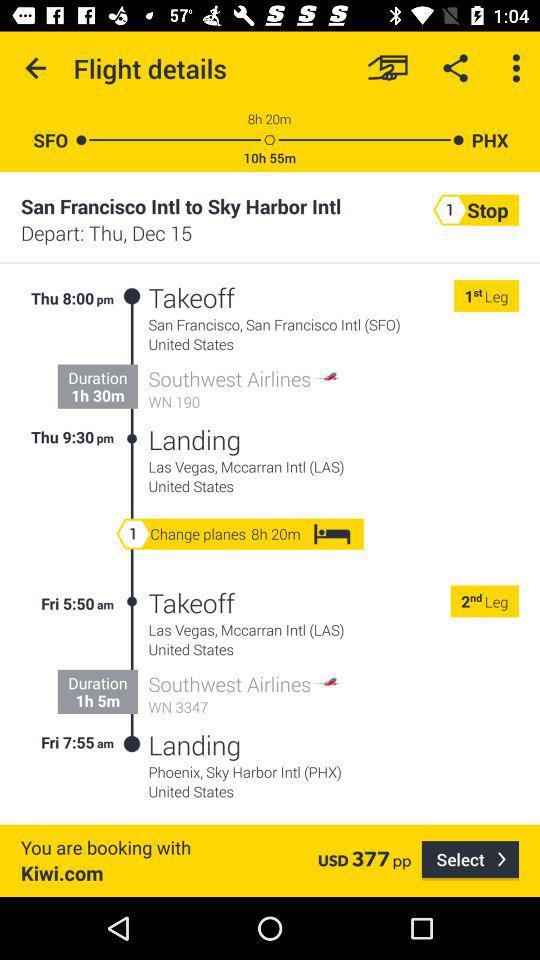 The height and width of the screenshot is (960, 540). I want to click on 1h 30m, so click(96, 394).